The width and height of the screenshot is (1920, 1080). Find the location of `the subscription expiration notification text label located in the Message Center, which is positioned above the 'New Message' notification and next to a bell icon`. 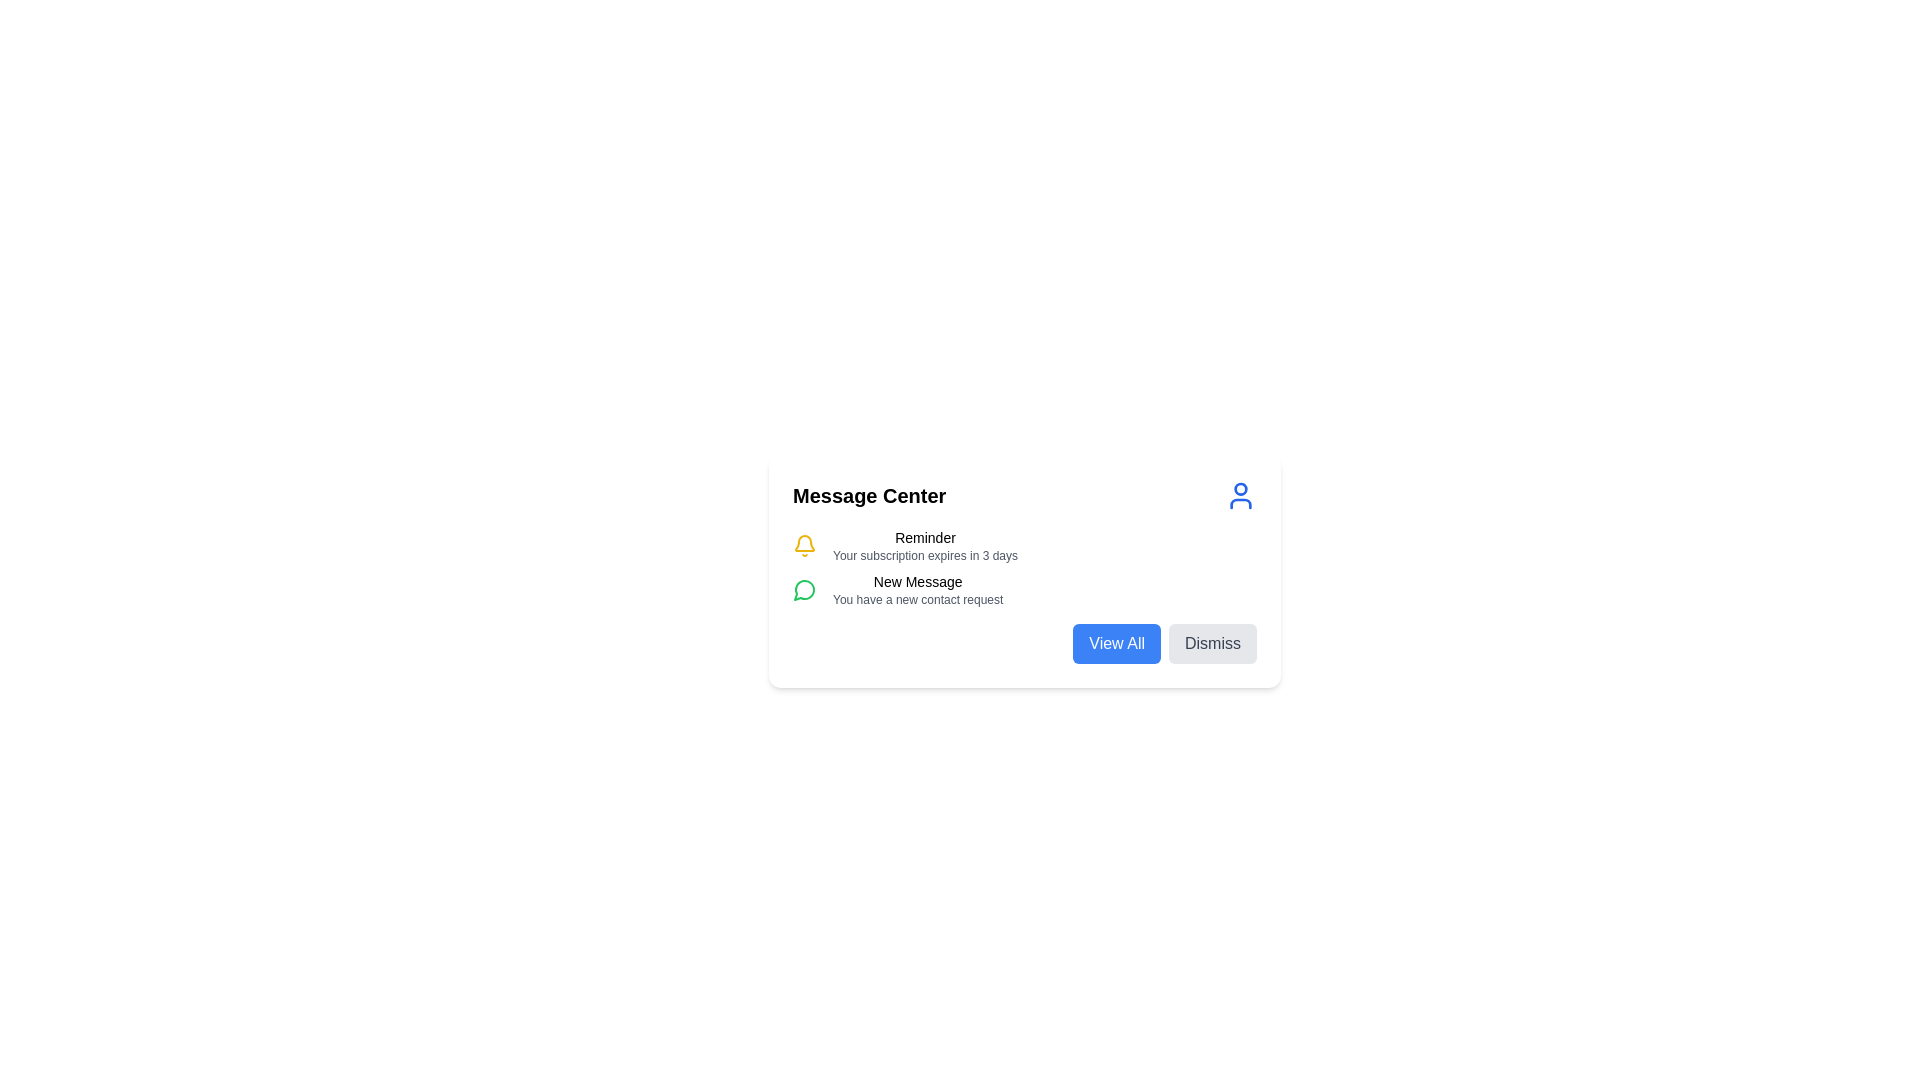

the subscription expiration notification text label located in the Message Center, which is positioned above the 'New Message' notification and next to a bell icon is located at coordinates (924, 546).